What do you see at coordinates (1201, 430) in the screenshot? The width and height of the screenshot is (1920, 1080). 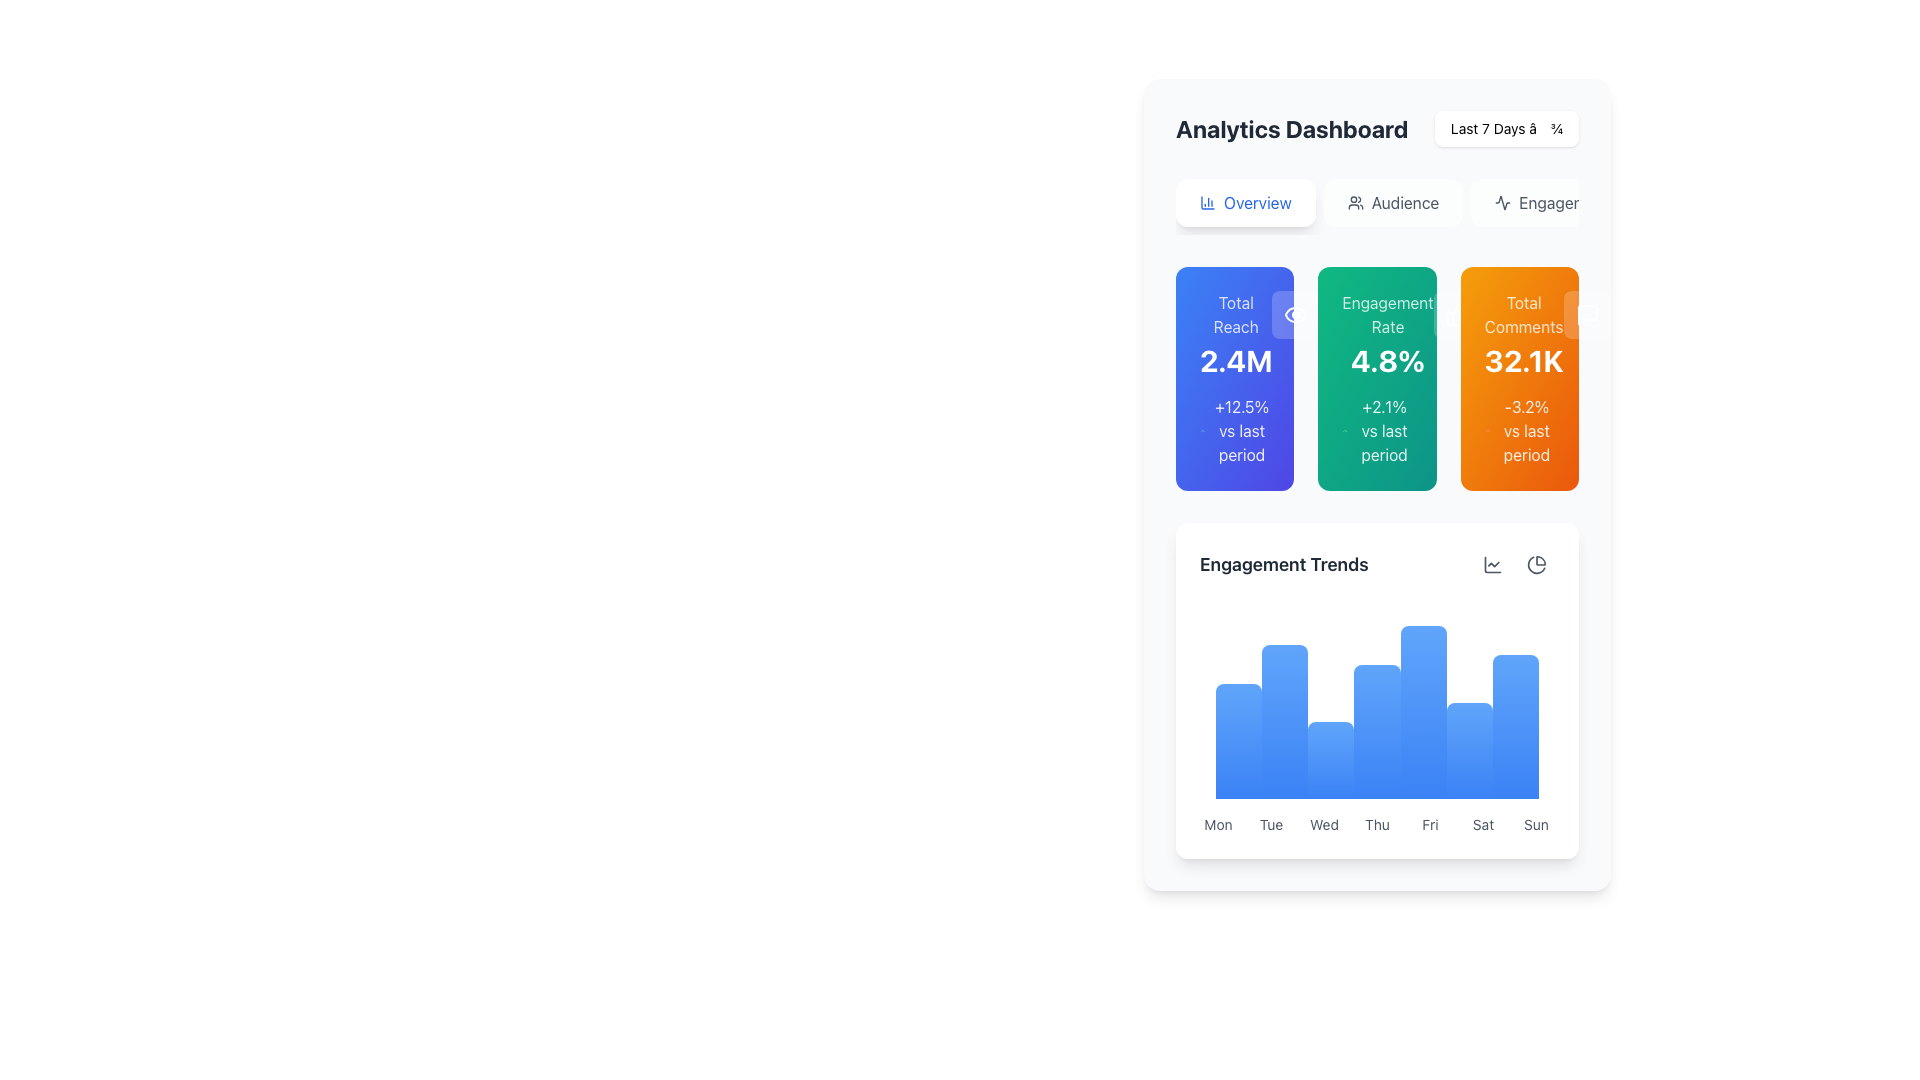 I see `the icon representing a positive change or increase located to the left of the text '+12.5% vs last period' in the 'Total Reach' metric section of the dashboard` at bounding box center [1201, 430].